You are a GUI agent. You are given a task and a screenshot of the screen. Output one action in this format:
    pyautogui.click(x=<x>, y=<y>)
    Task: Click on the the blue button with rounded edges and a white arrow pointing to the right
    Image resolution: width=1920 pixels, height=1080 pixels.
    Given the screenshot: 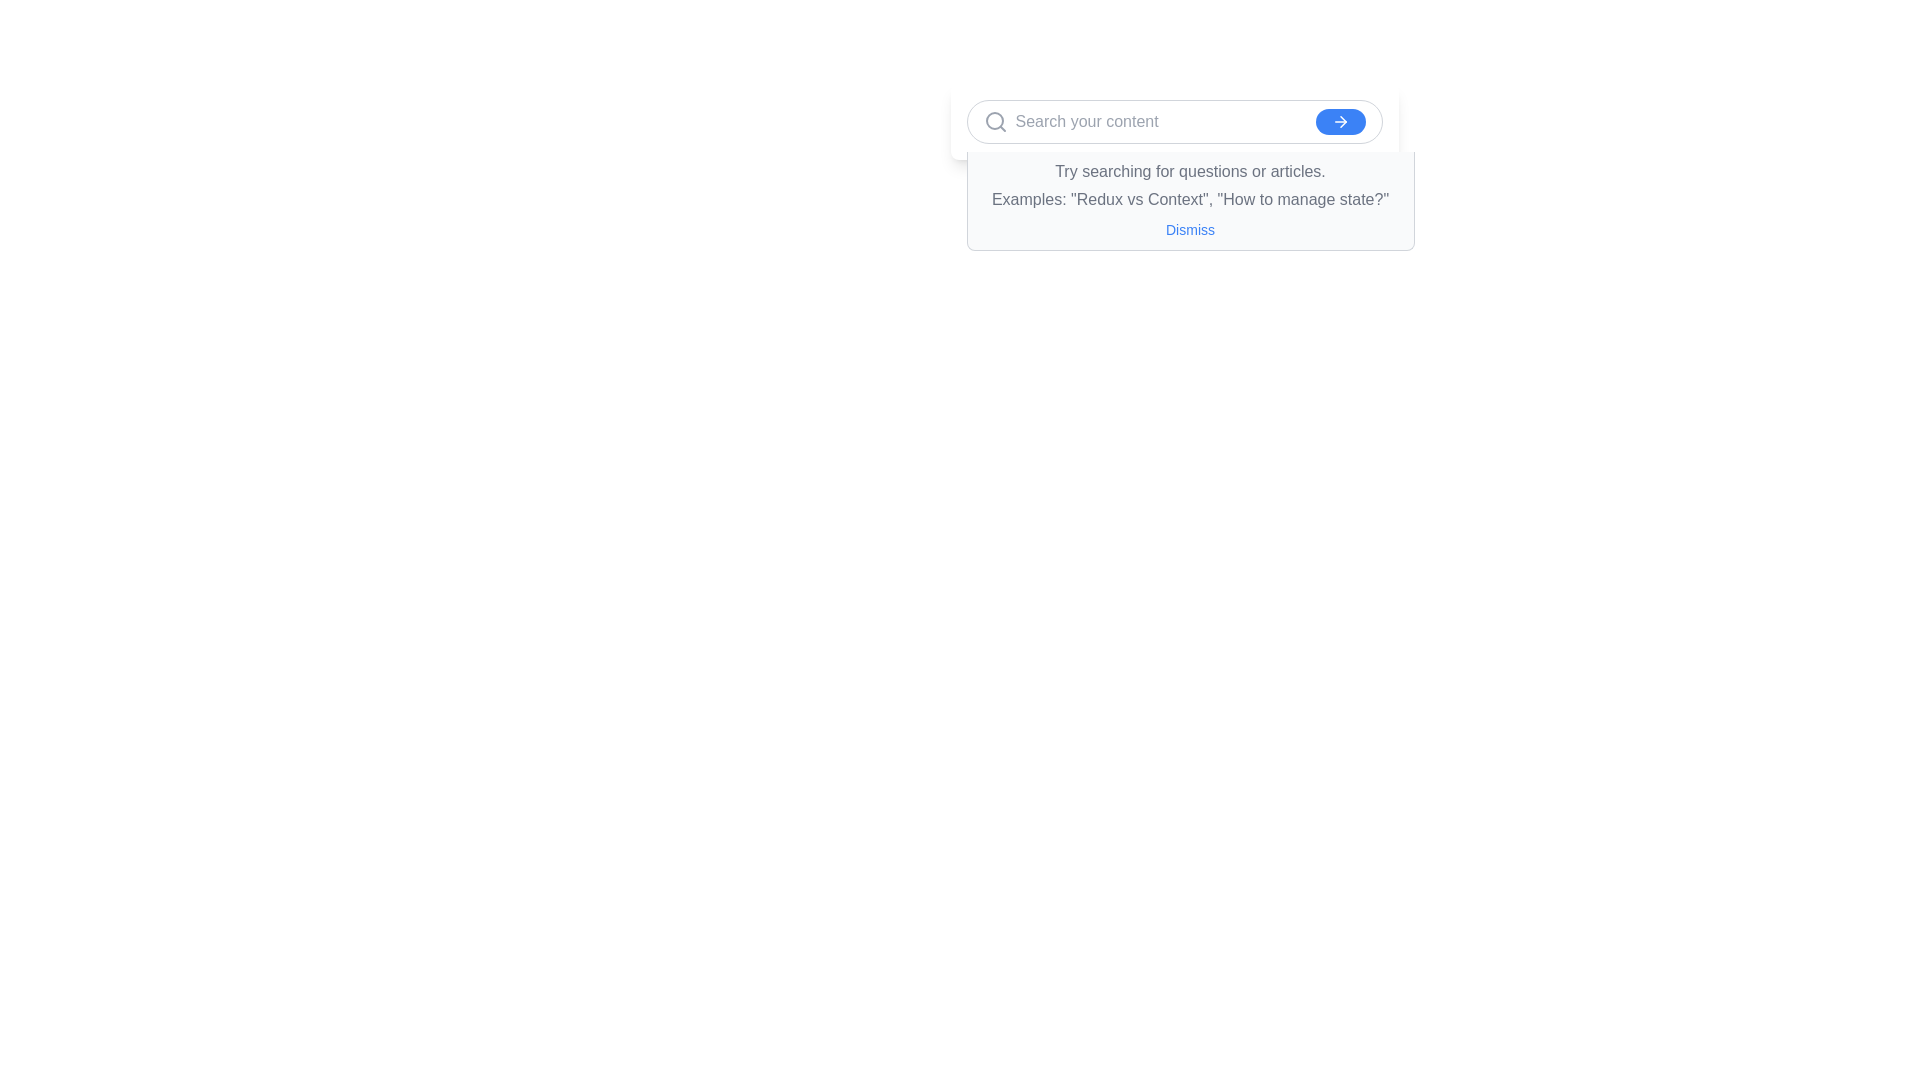 What is the action you would take?
    pyautogui.click(x=1340, y=122)
    